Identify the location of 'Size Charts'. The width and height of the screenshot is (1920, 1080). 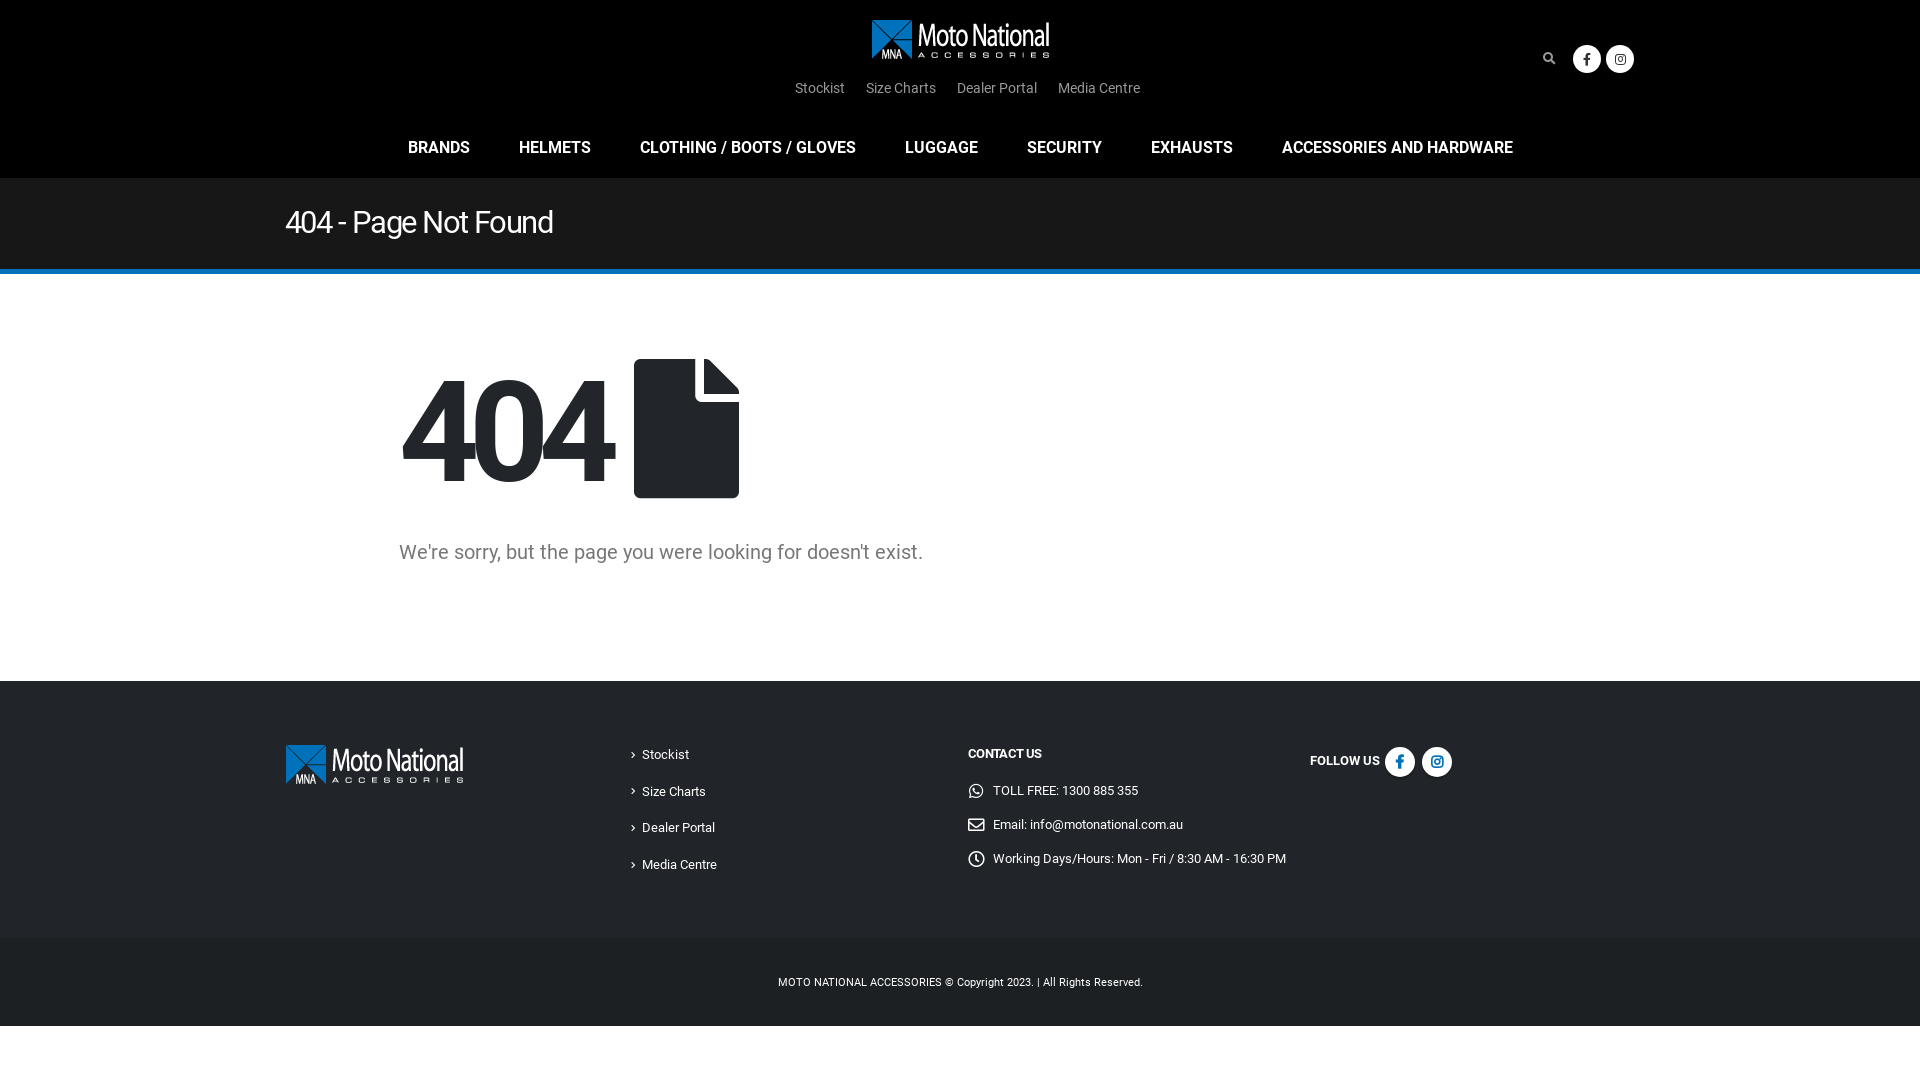
(900, 87).